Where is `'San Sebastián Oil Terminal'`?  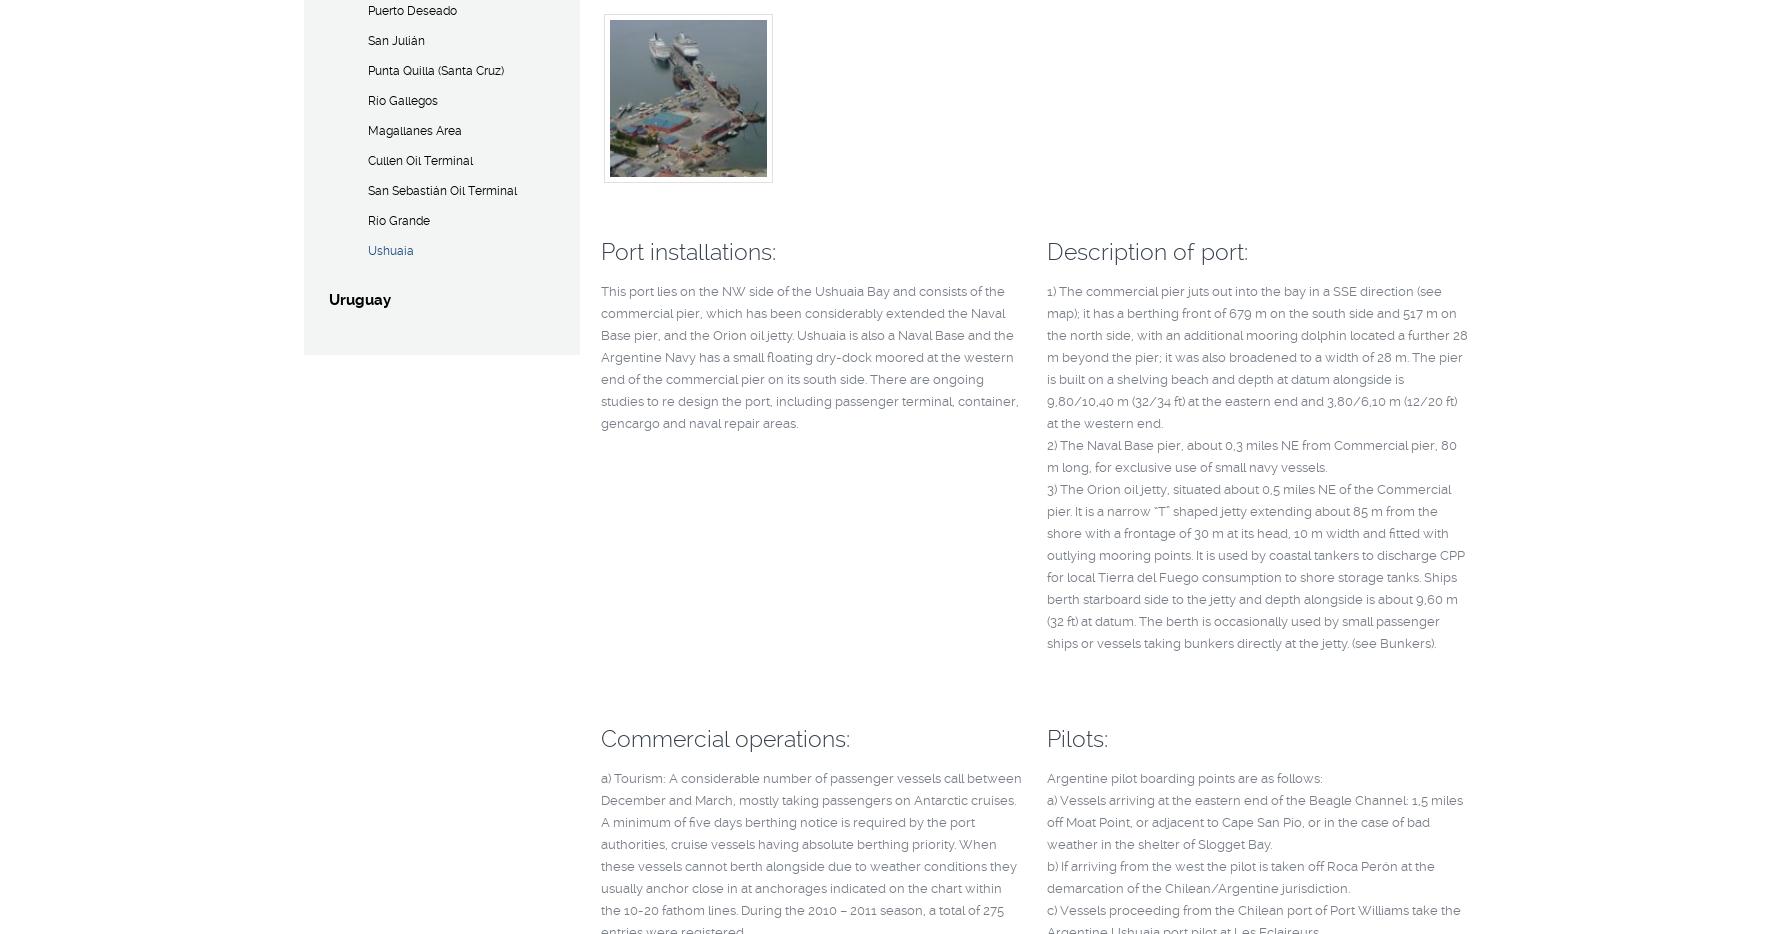 'San Sebastián Oil Terminal' is located at coordinates (441, 190).